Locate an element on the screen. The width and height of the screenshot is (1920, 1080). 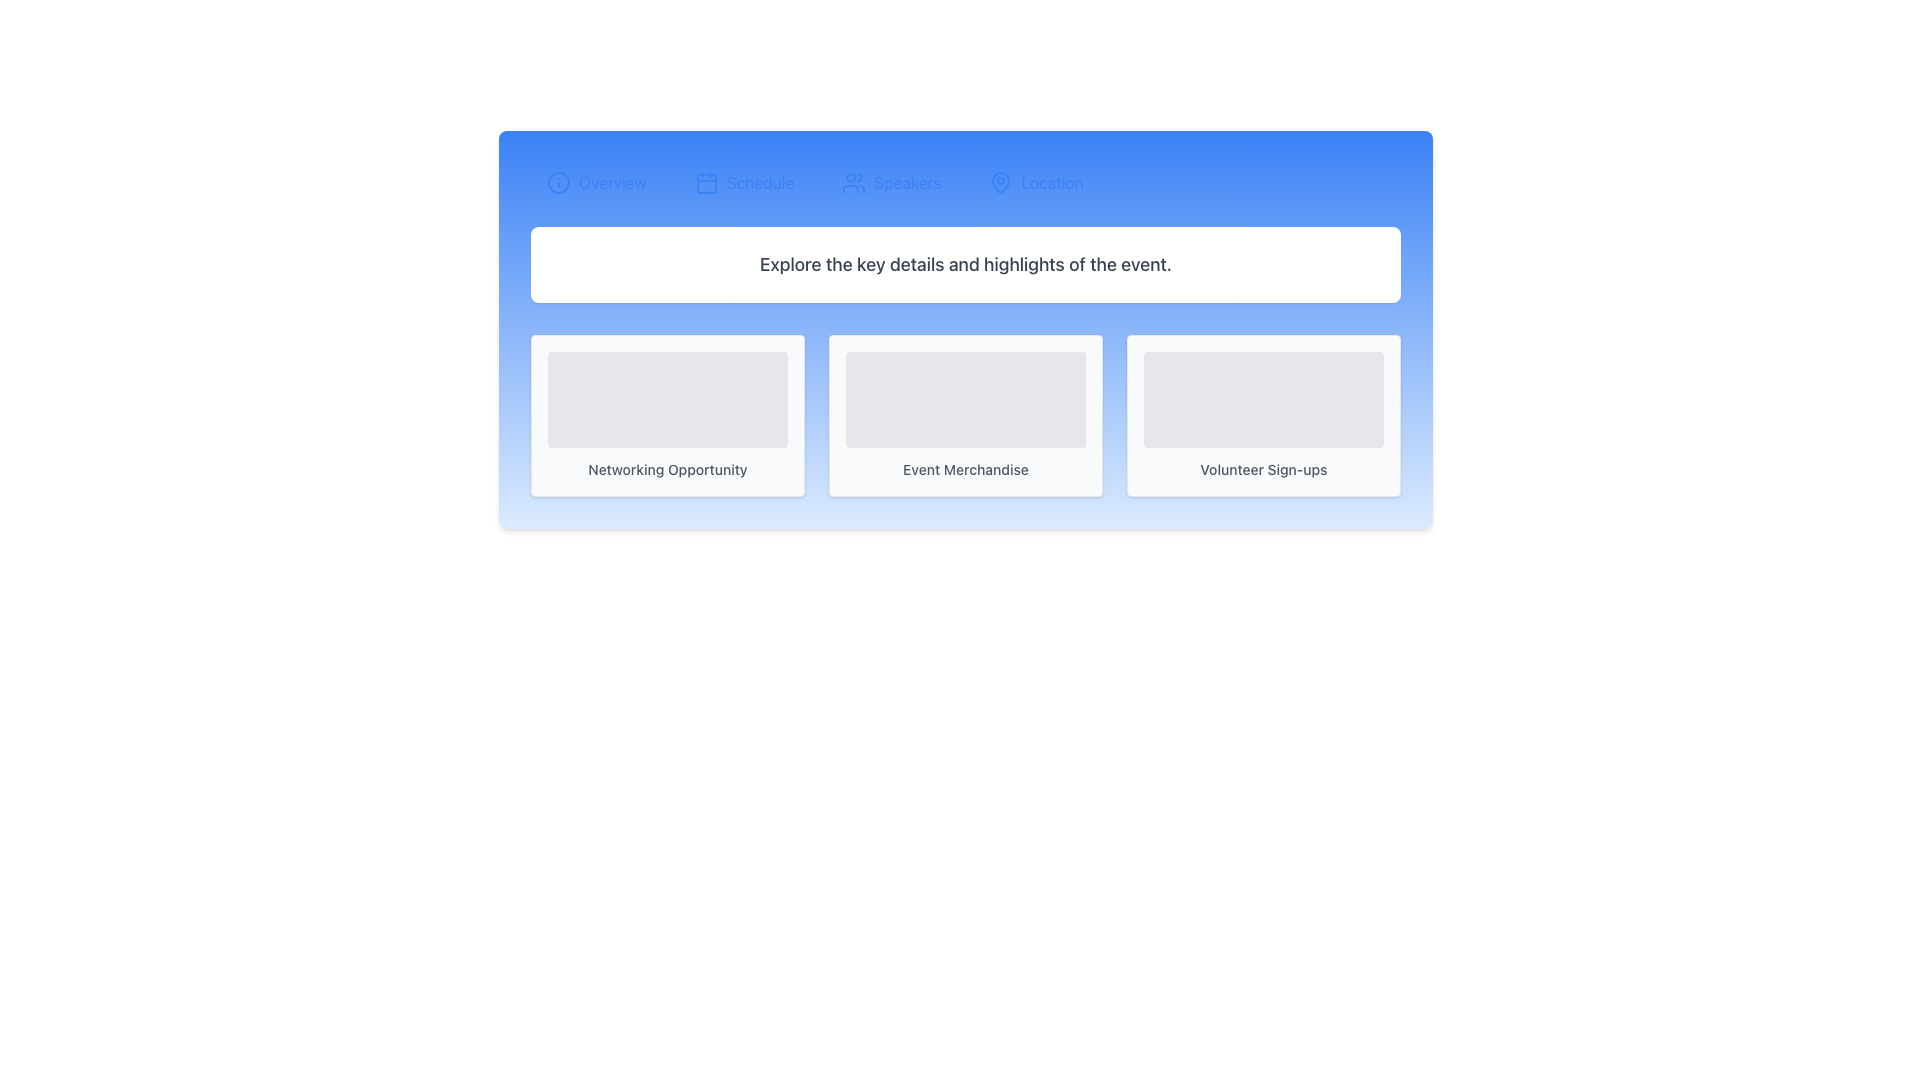
the Text Display element, which is a white, rounded rectangle providing contextual information, located below a blue gradient header and above three horizontally-aligned cards is located at coordinates (965, 264).